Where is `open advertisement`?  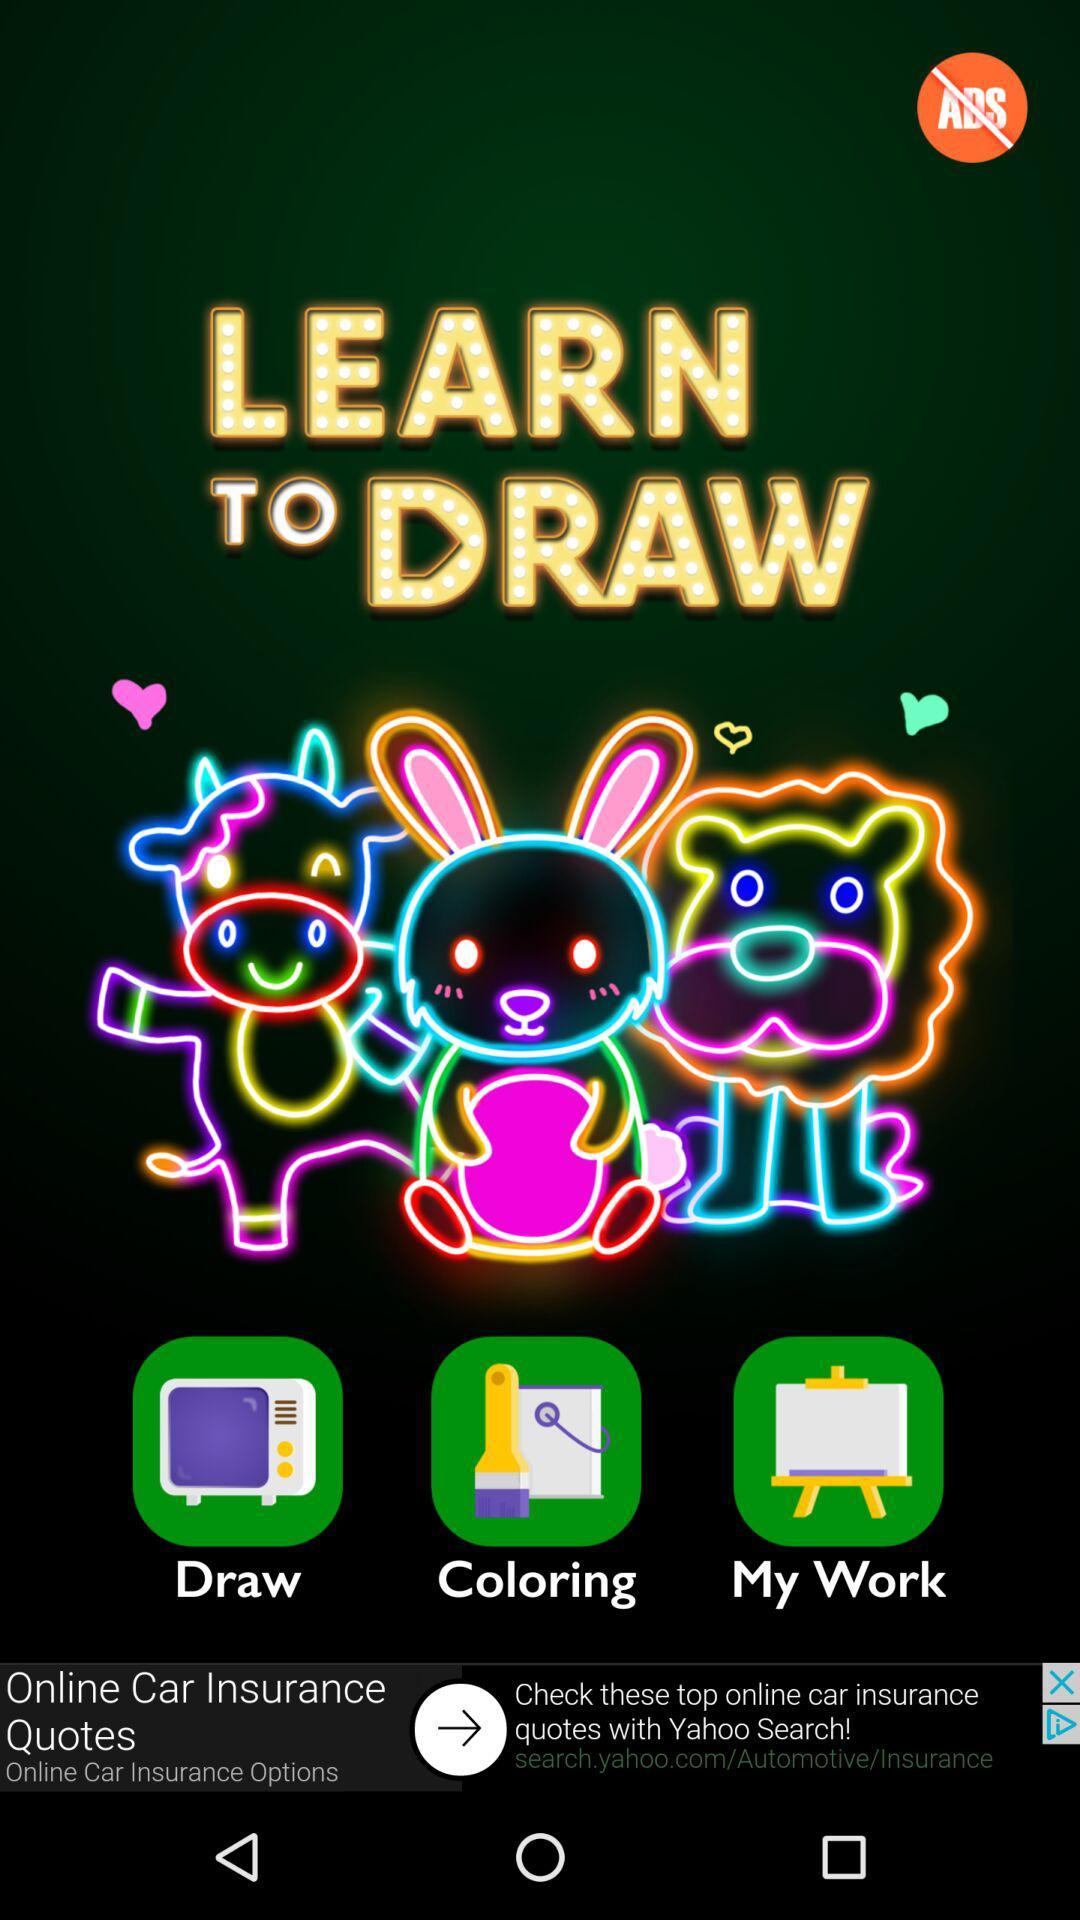 open advertisement is located at coordinates (540, 1727).